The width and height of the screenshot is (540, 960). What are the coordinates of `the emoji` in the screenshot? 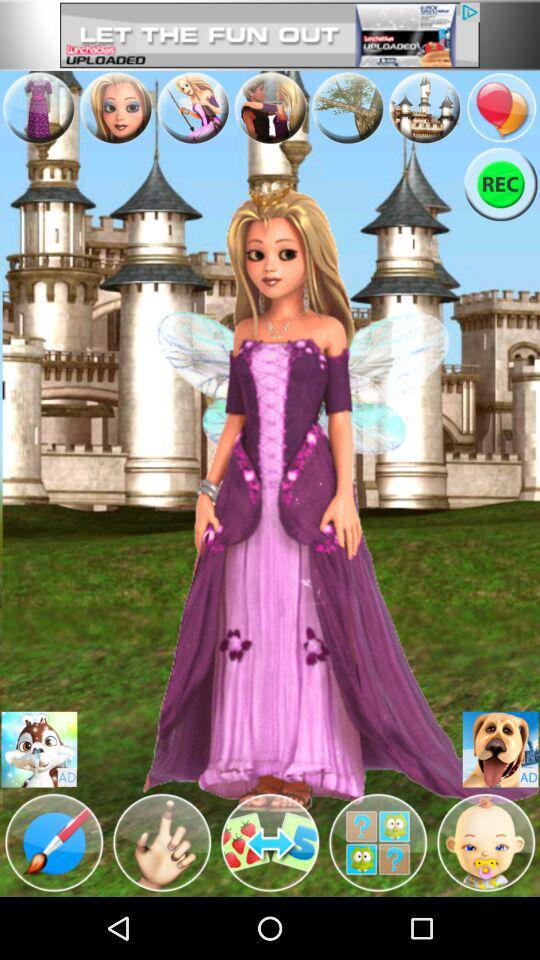 It's located at (39, 748).